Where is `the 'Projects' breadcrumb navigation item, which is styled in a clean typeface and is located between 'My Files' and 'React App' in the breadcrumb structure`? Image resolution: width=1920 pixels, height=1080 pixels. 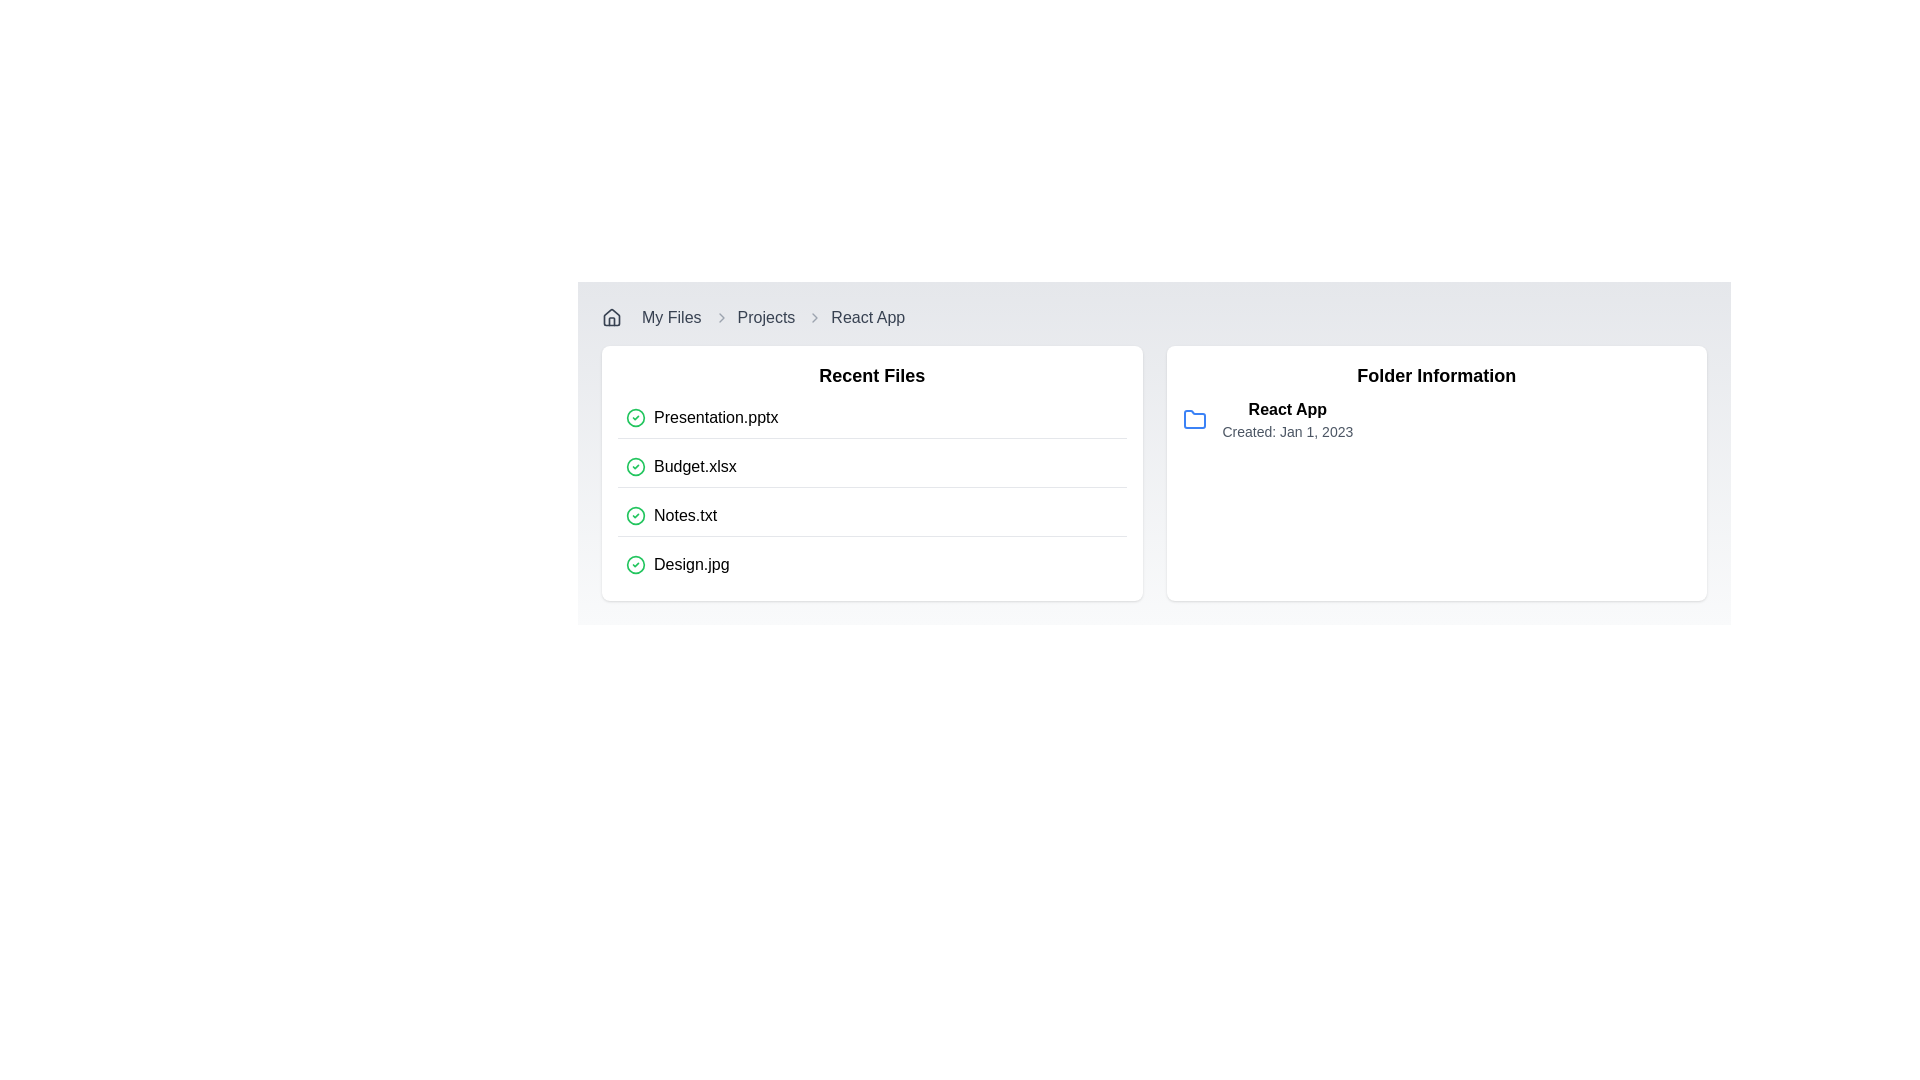
the 'Projects' breadcrumb navigation item, which is styled in a clean typeface and is located between 'My Files' and 'React App' in the breadcrumb structure is located at coordinates (753, 316).